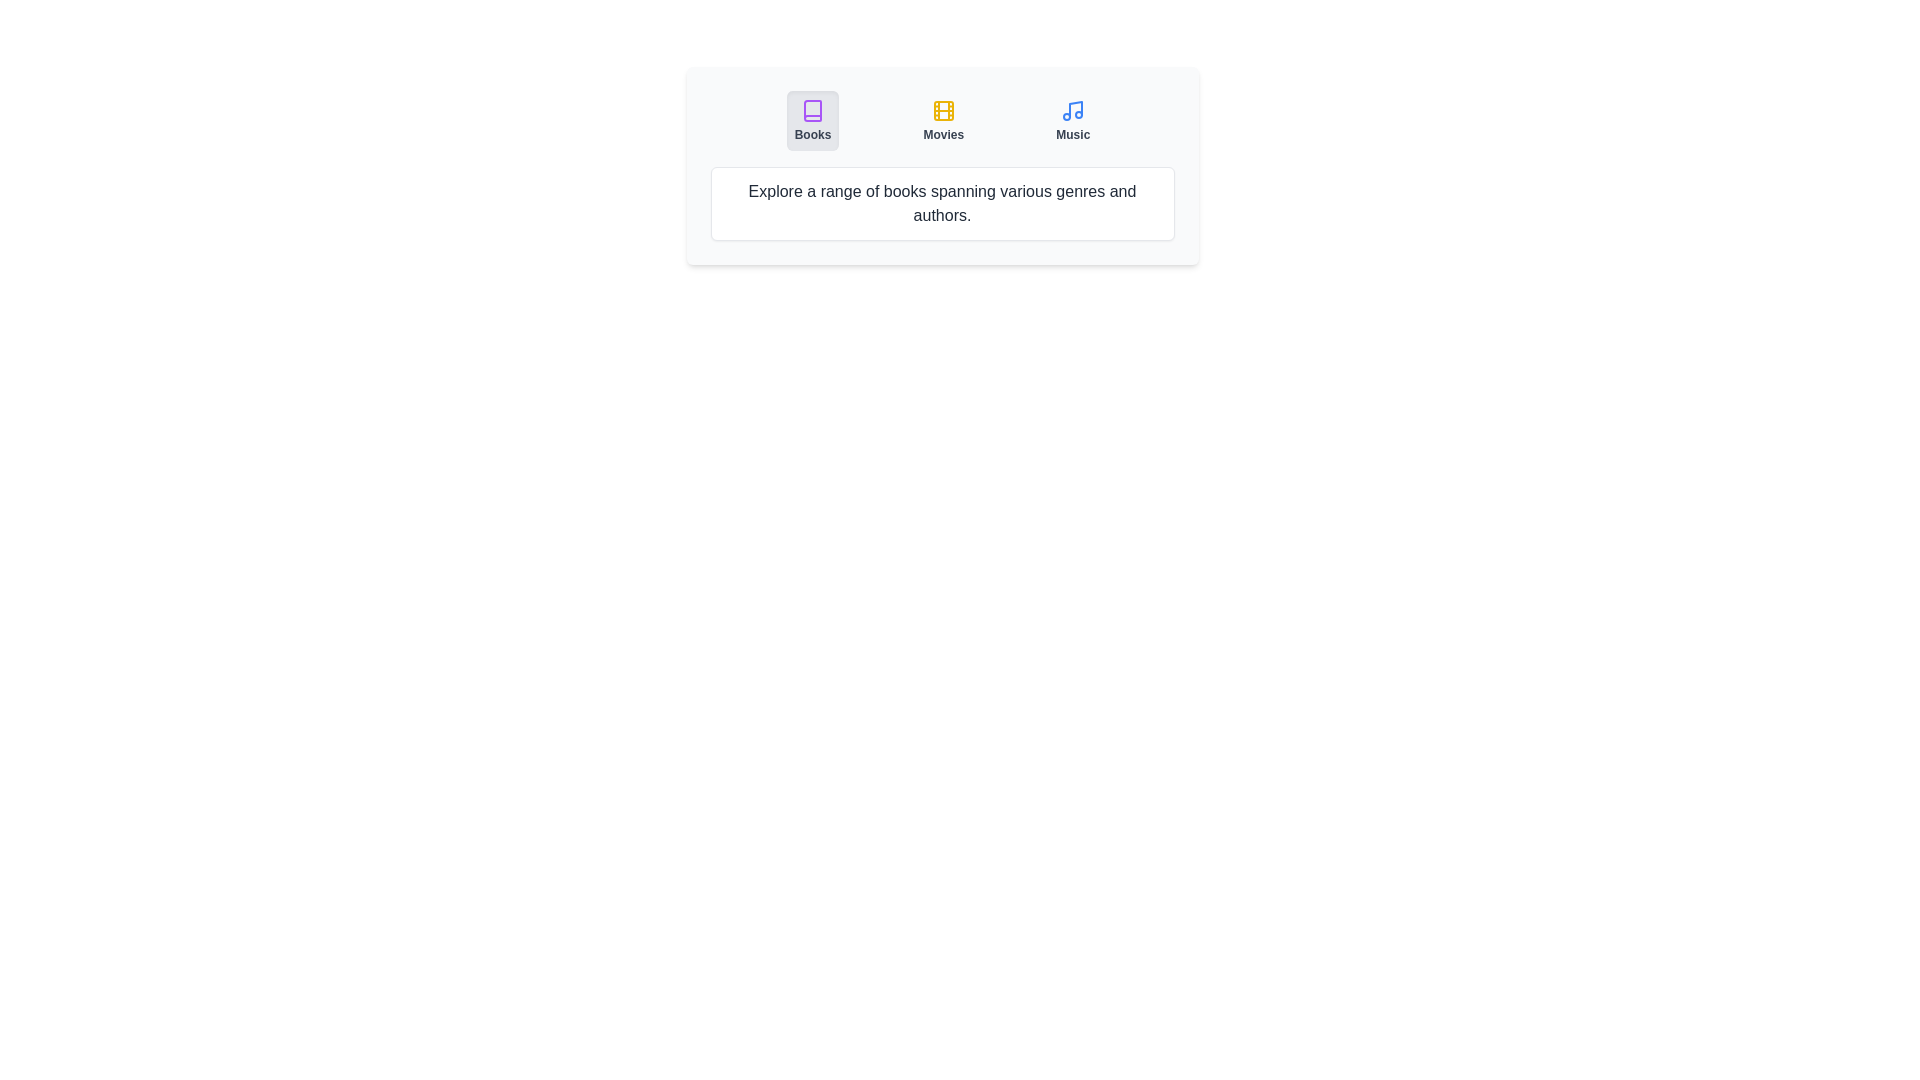 This screenshot has height=1080, width=1920. I want to click on the tab button labeled 'Movies' to observe its visual effect, so click(941, 120).